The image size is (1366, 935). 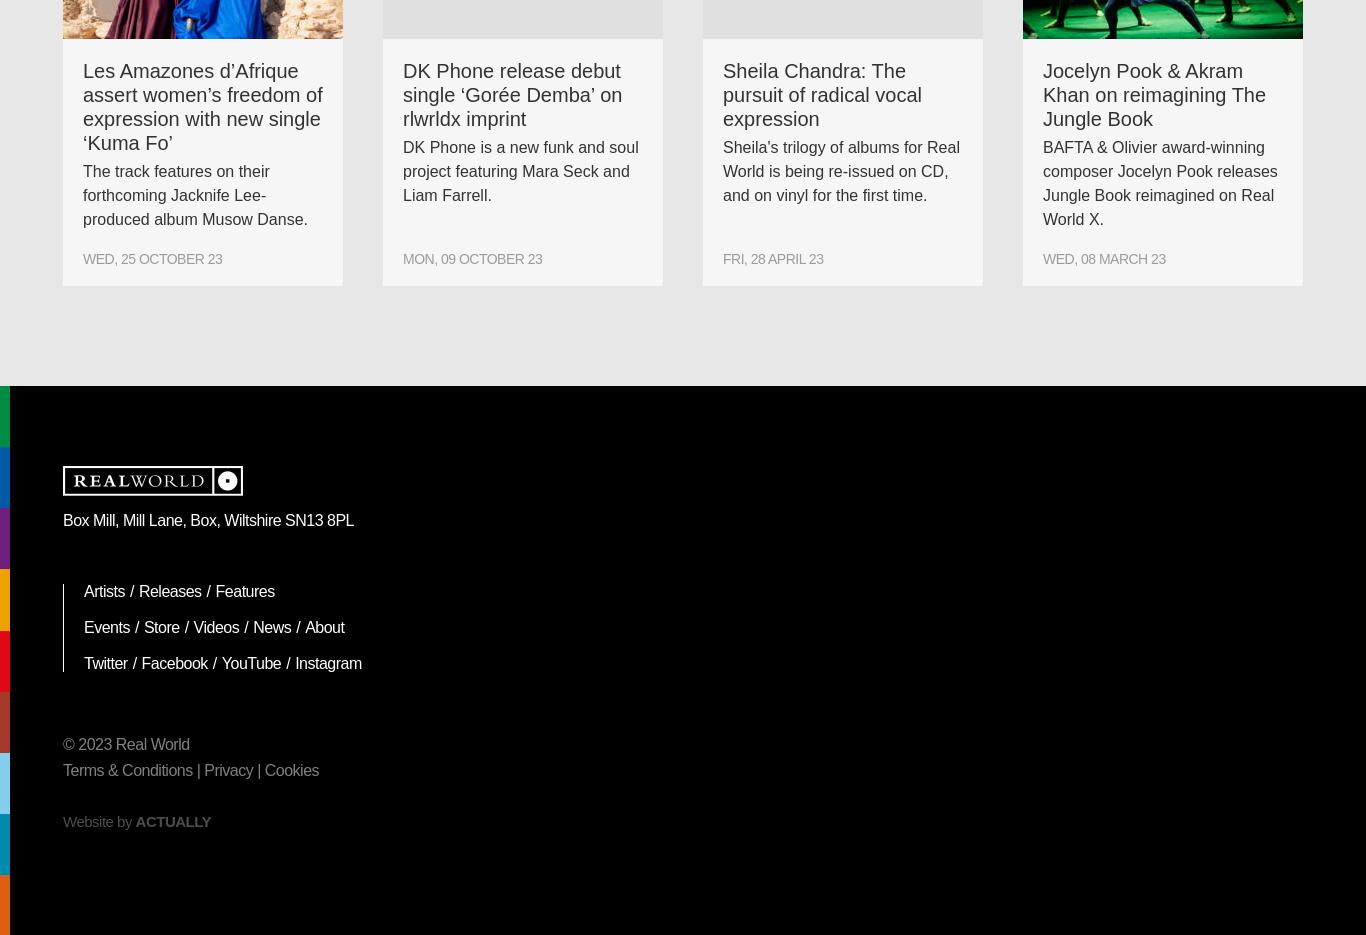 I want to click on 'Les Amazones d’Afrique assert women’s freedom of expression with new single ‘Kuma Fo’', so click(x=201, y=105).